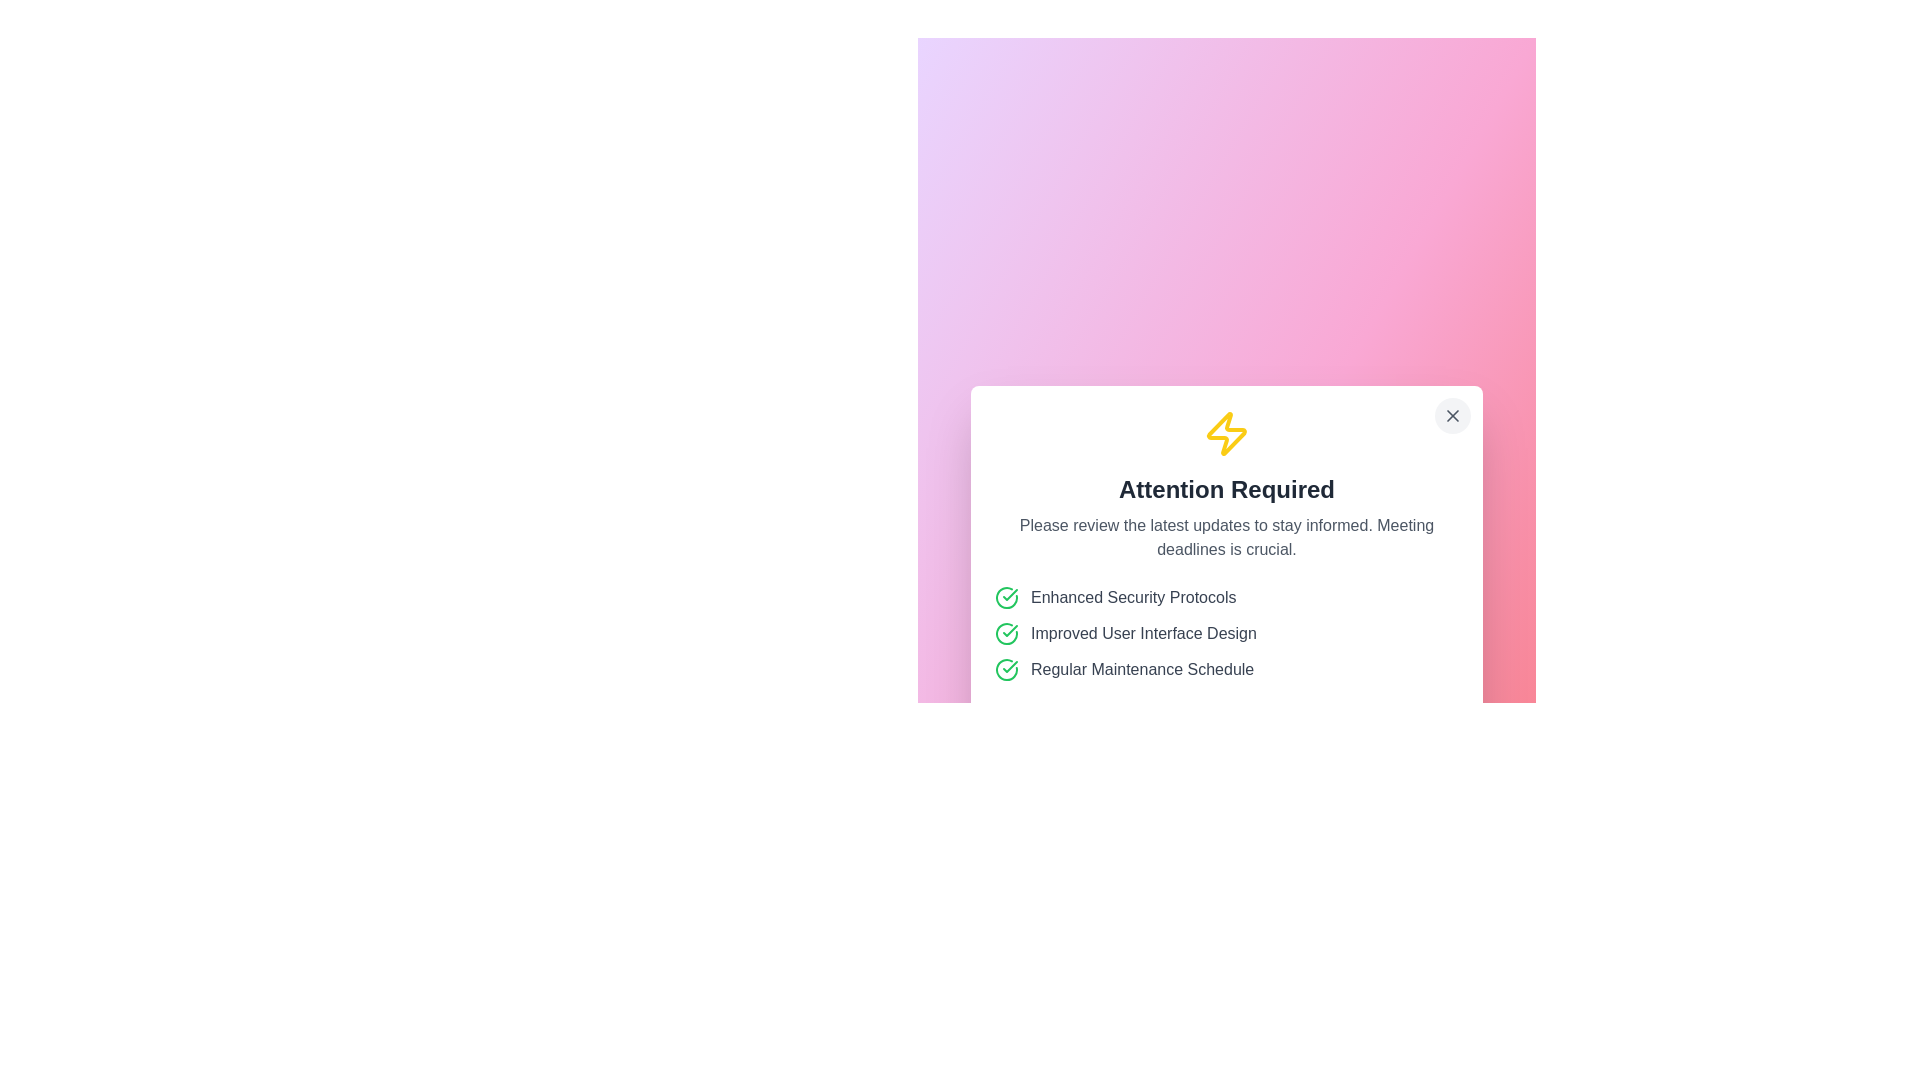  I want to click on the Close/Cancel Icon located in the top-right corner of the floating modal window through tab navigation, so click(1453, 415).